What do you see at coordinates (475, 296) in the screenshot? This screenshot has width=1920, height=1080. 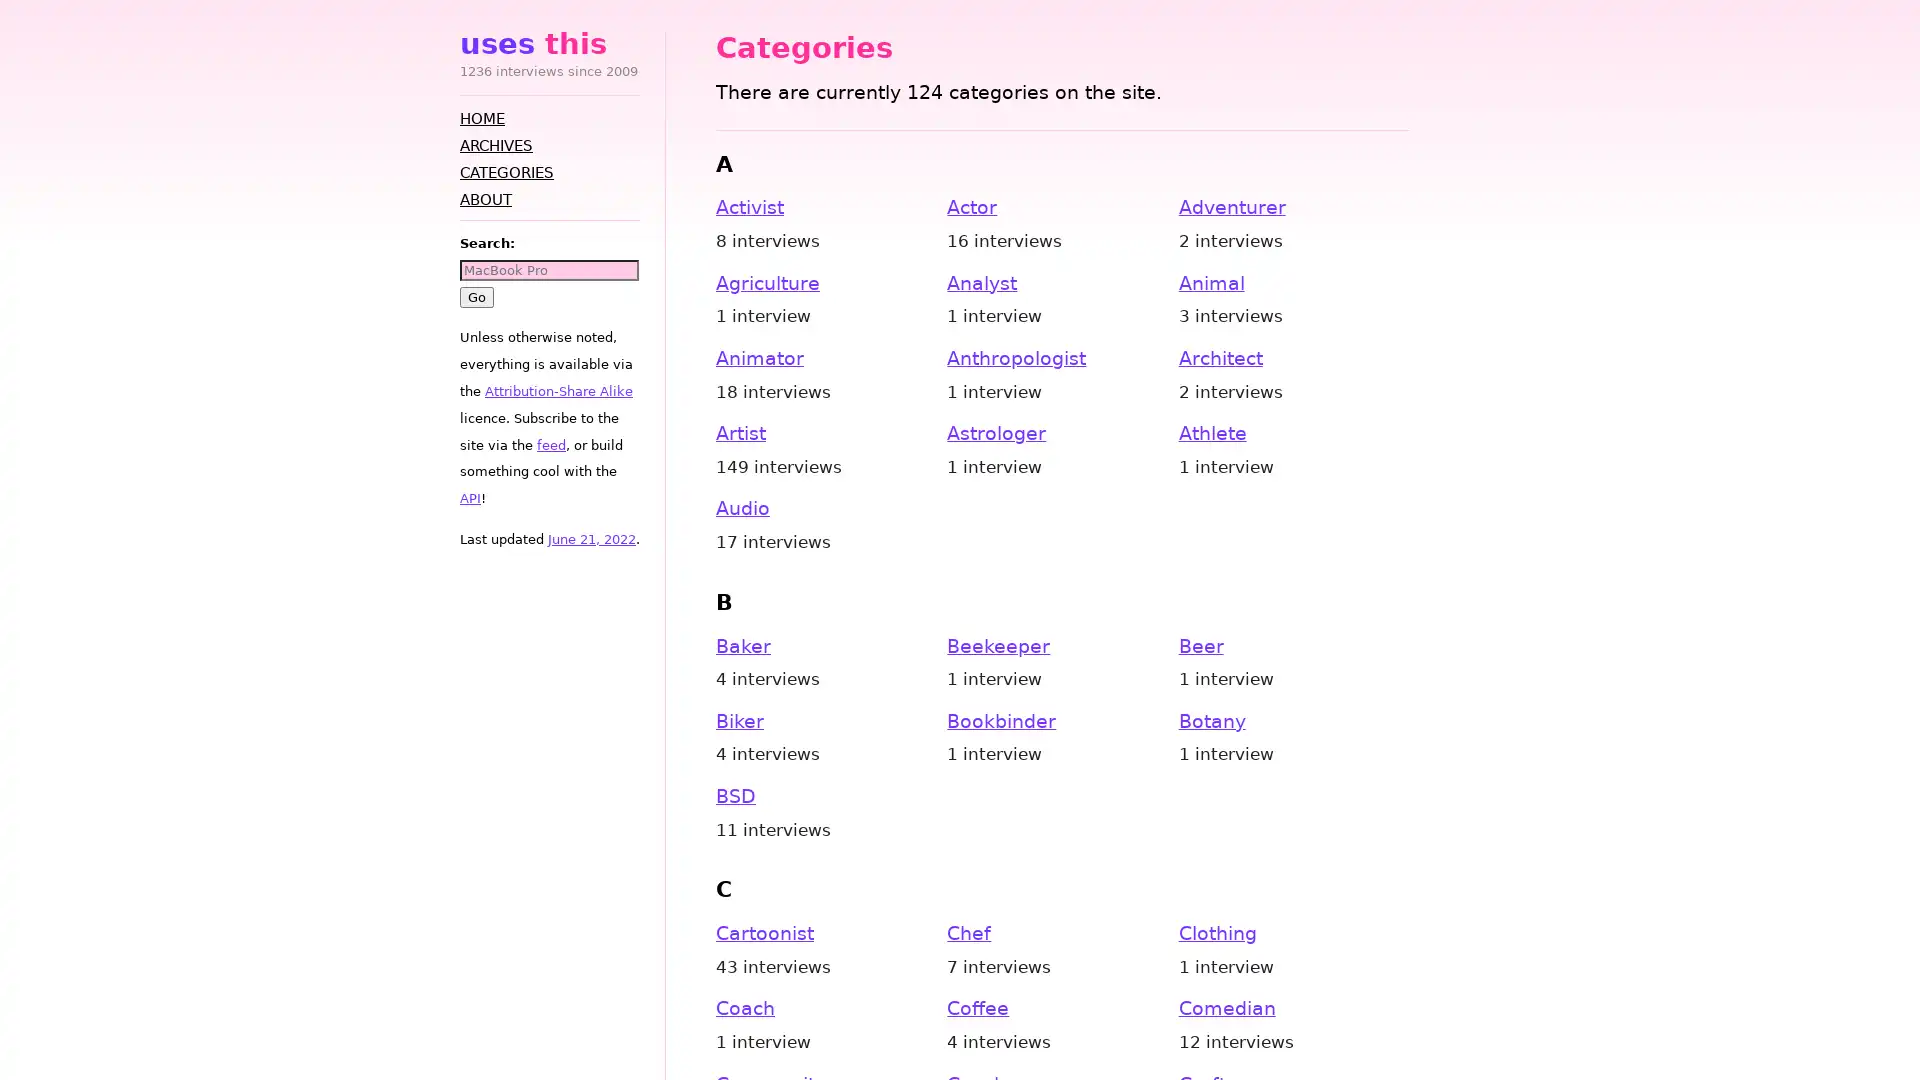 I see `Go` at bounding box center [475, 296].